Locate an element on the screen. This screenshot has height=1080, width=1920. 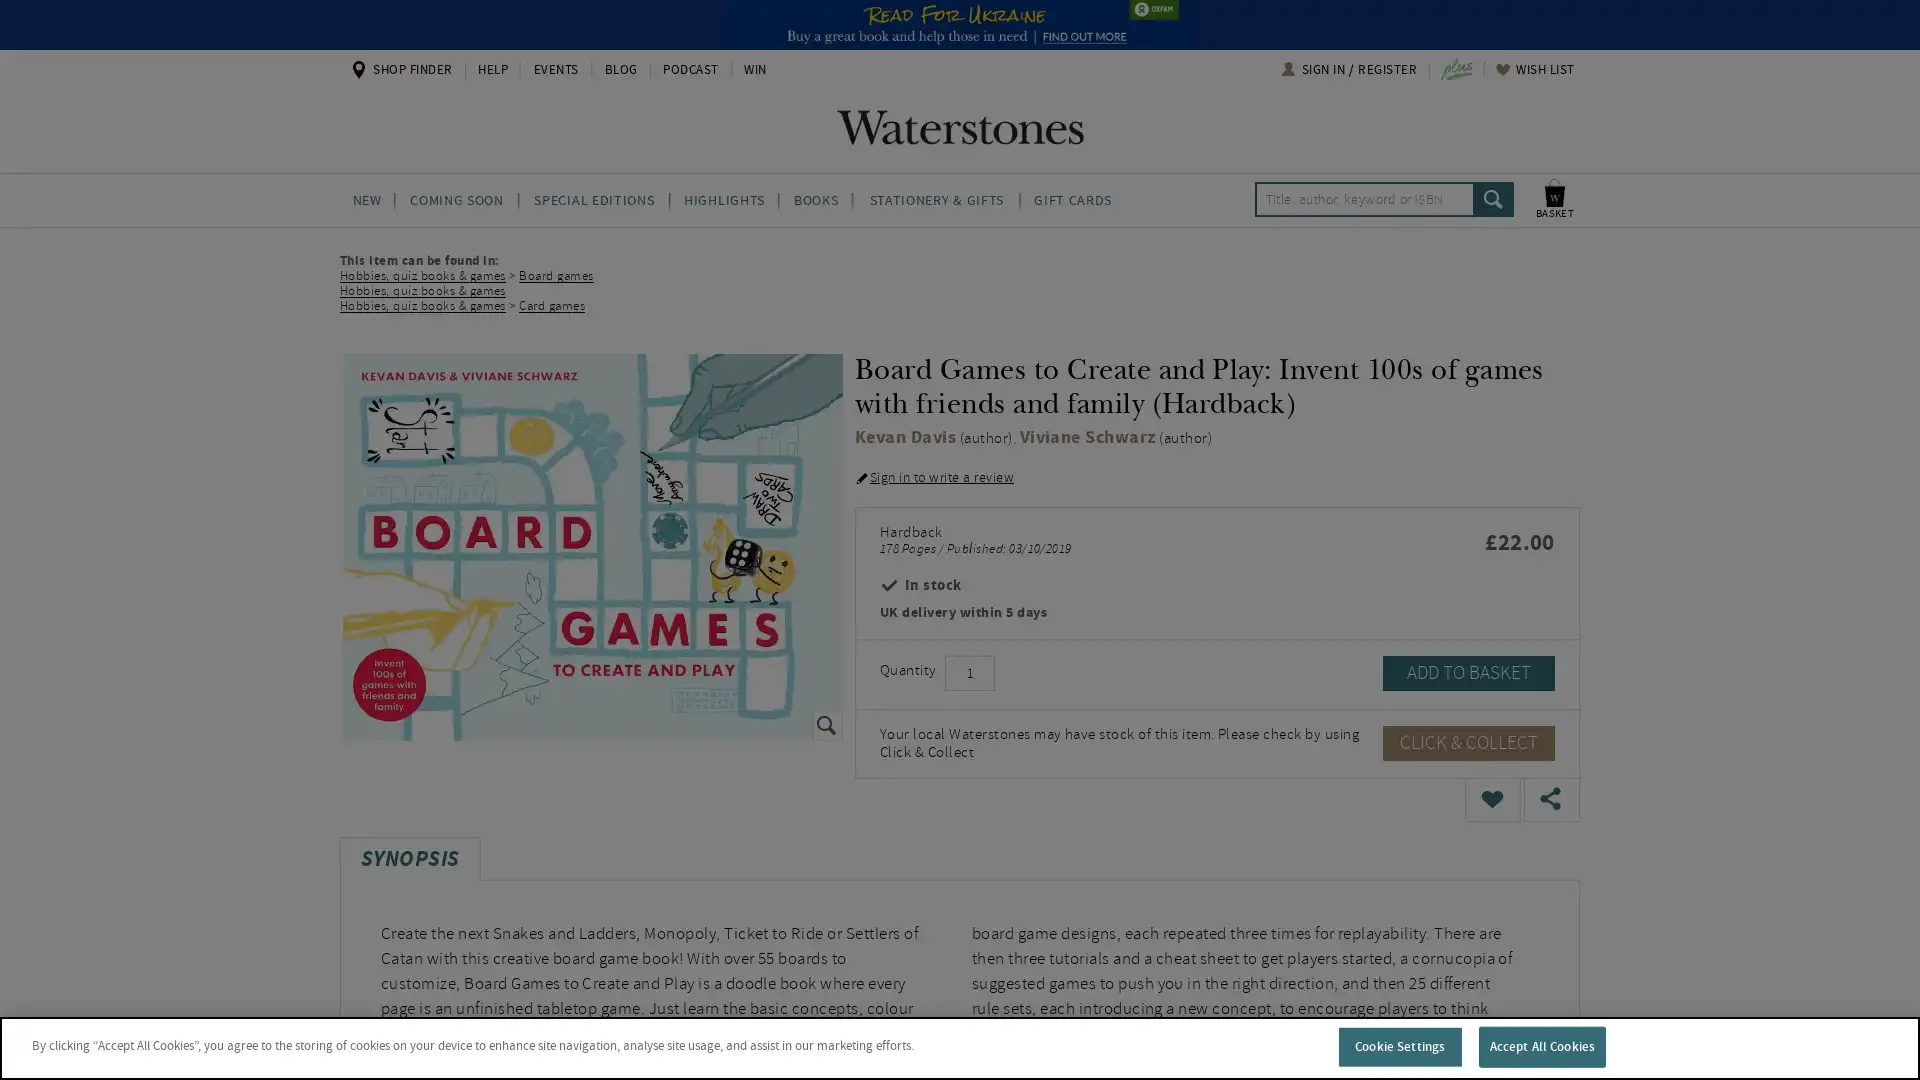
CLICK & COLLECT is located at coordinates (1468, 742).